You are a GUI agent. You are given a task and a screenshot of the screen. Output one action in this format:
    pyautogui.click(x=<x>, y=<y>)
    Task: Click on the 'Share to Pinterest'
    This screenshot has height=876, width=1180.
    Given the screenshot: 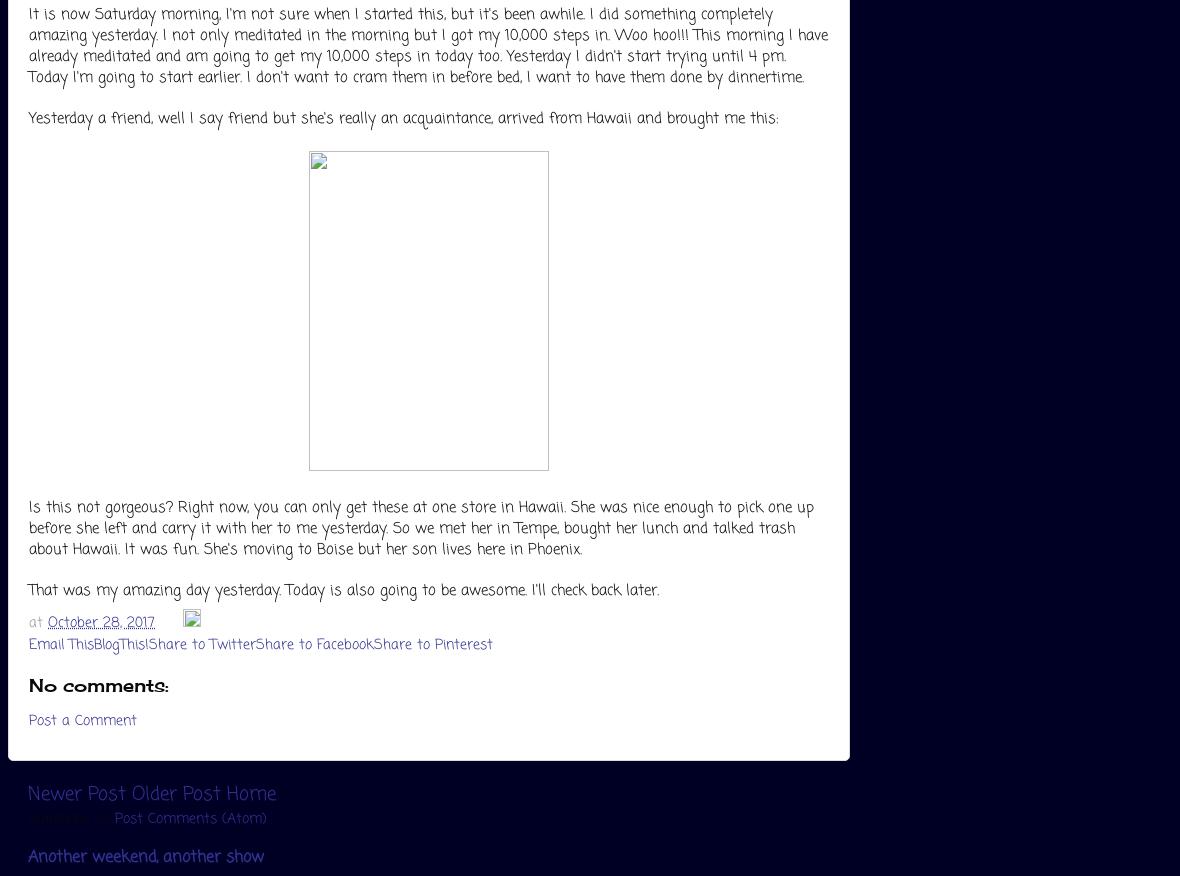 What is the action you would take?
    pyautogui.click(x=432, y=644)
    